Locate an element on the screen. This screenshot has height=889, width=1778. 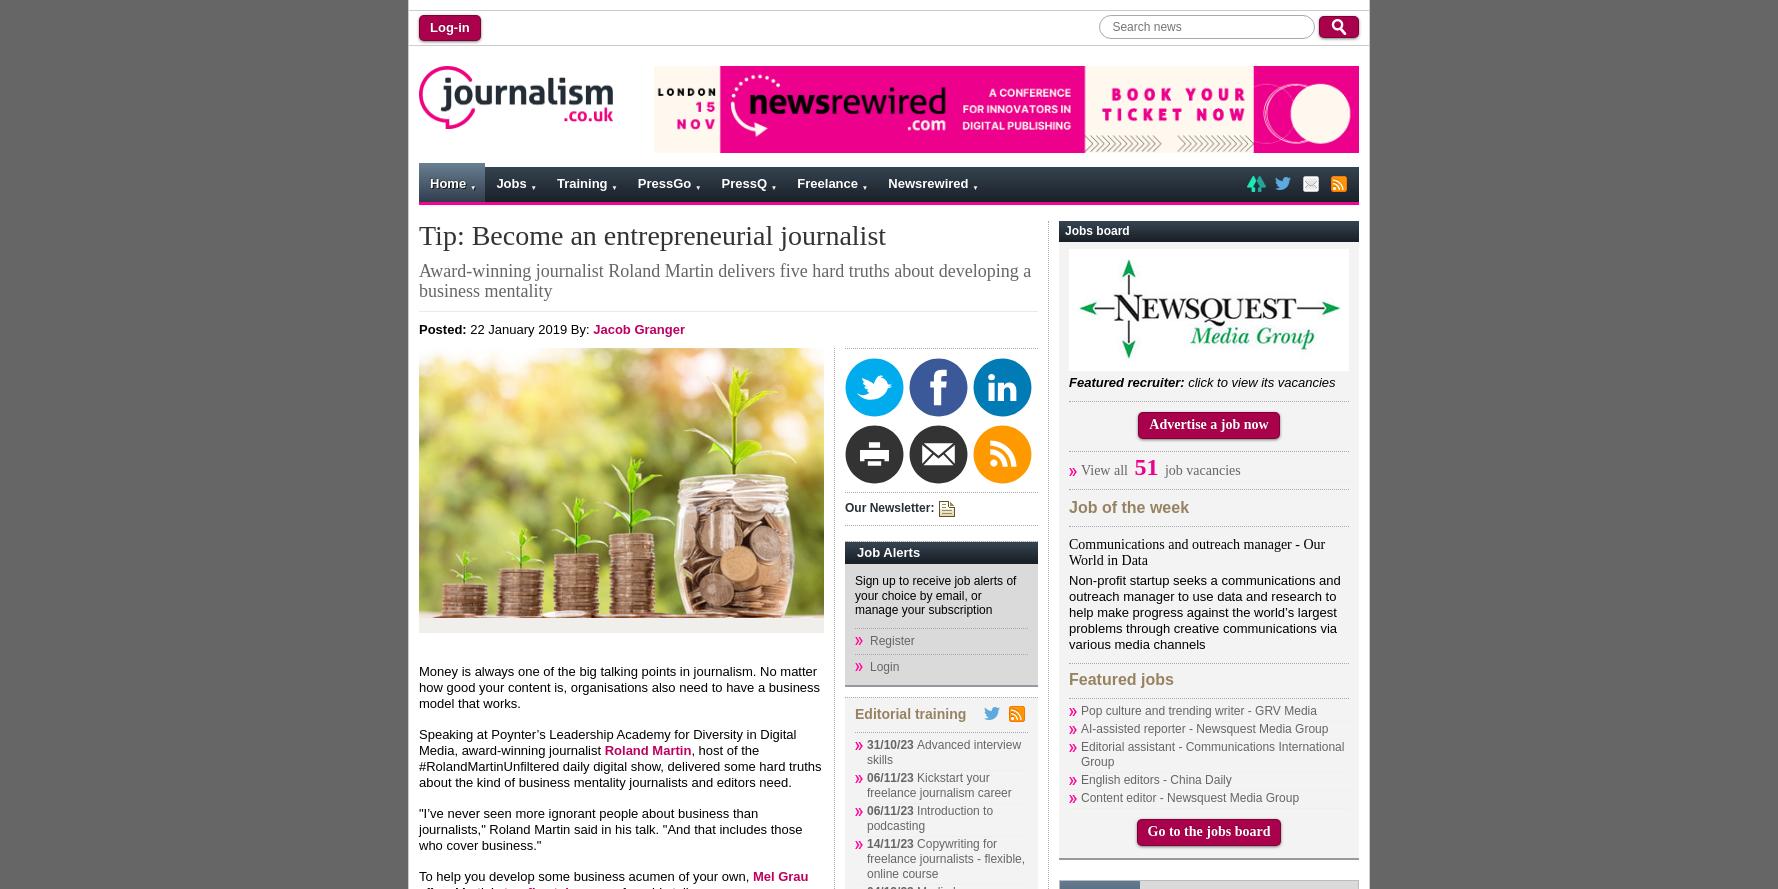
'Privacy policy' is located at coordinates (639, 333).